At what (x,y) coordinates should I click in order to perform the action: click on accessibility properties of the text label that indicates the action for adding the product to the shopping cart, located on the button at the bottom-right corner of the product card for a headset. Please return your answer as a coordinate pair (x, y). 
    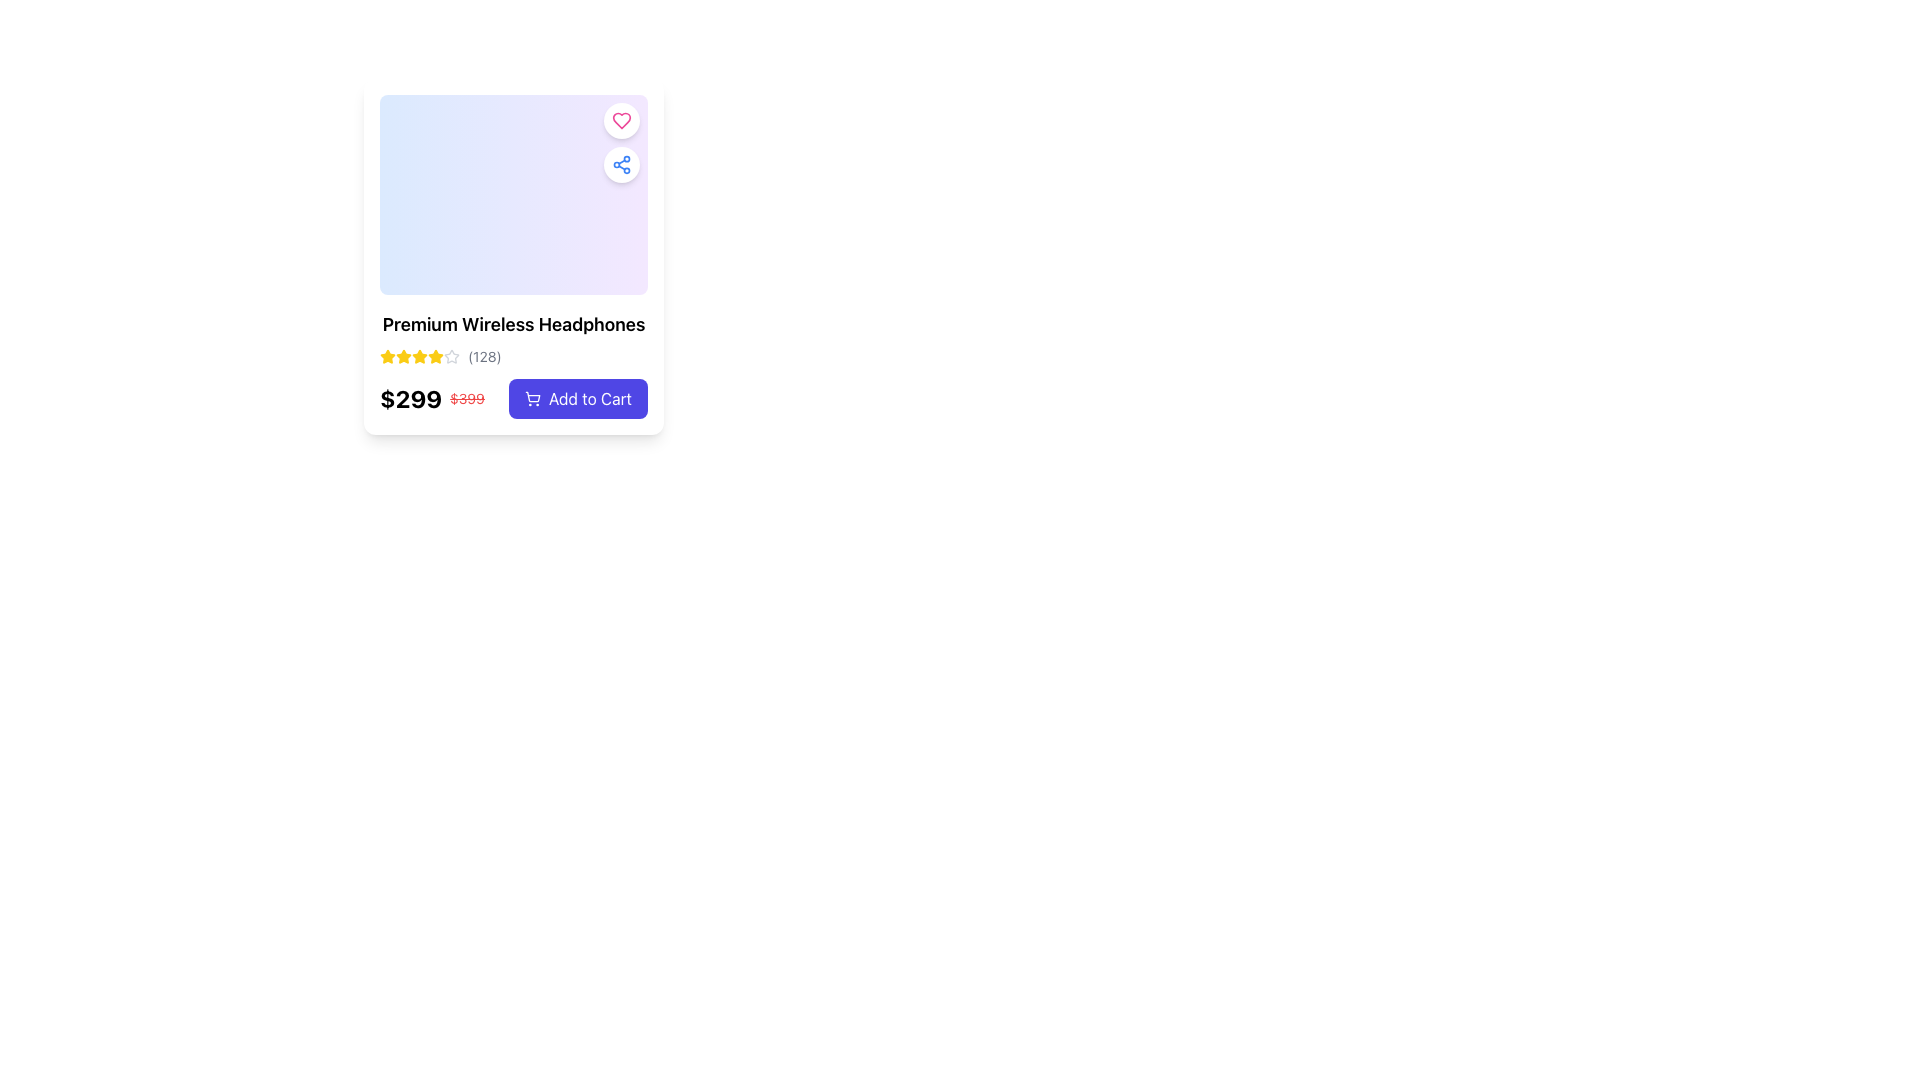
    Looking at the image, I should click on (589, 398).